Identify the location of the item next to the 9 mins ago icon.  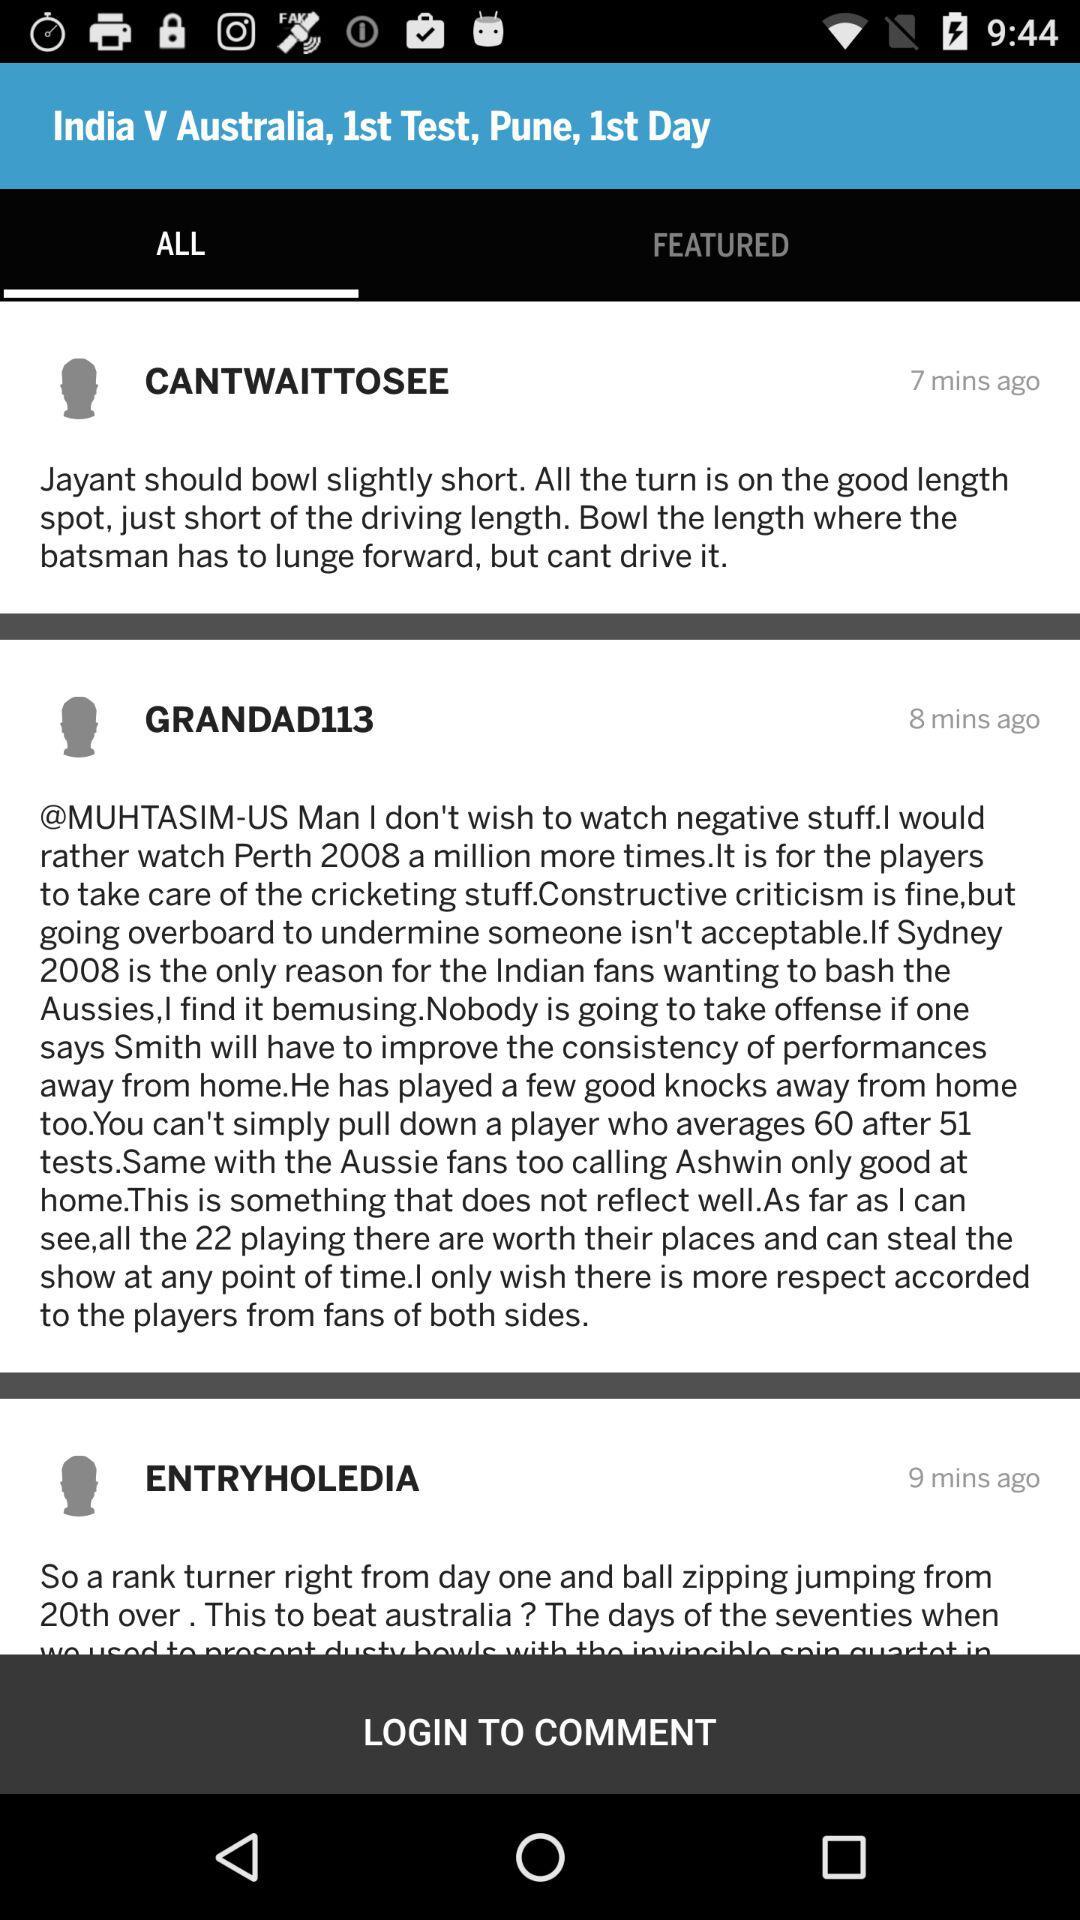
(512, 1477).